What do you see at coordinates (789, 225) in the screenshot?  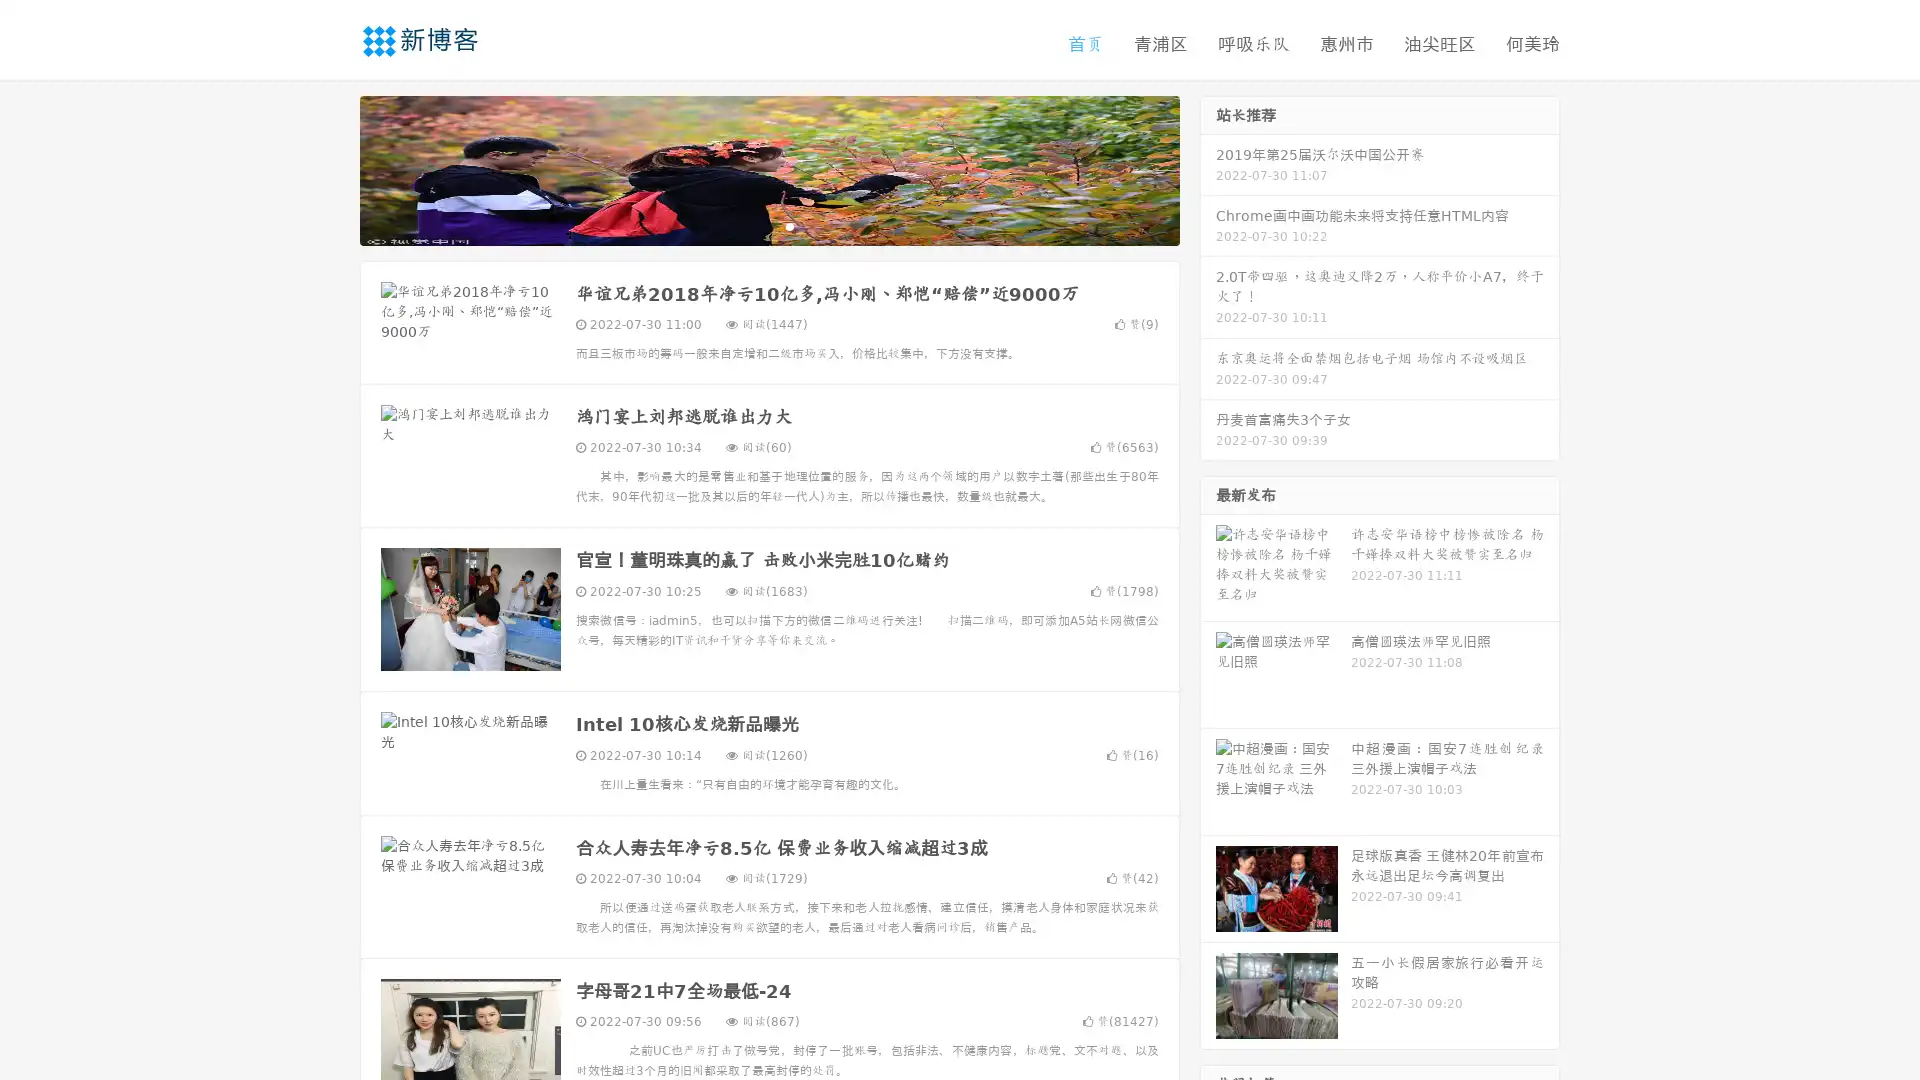 I see `Go to slide 3` at bounding box center [789, 225].